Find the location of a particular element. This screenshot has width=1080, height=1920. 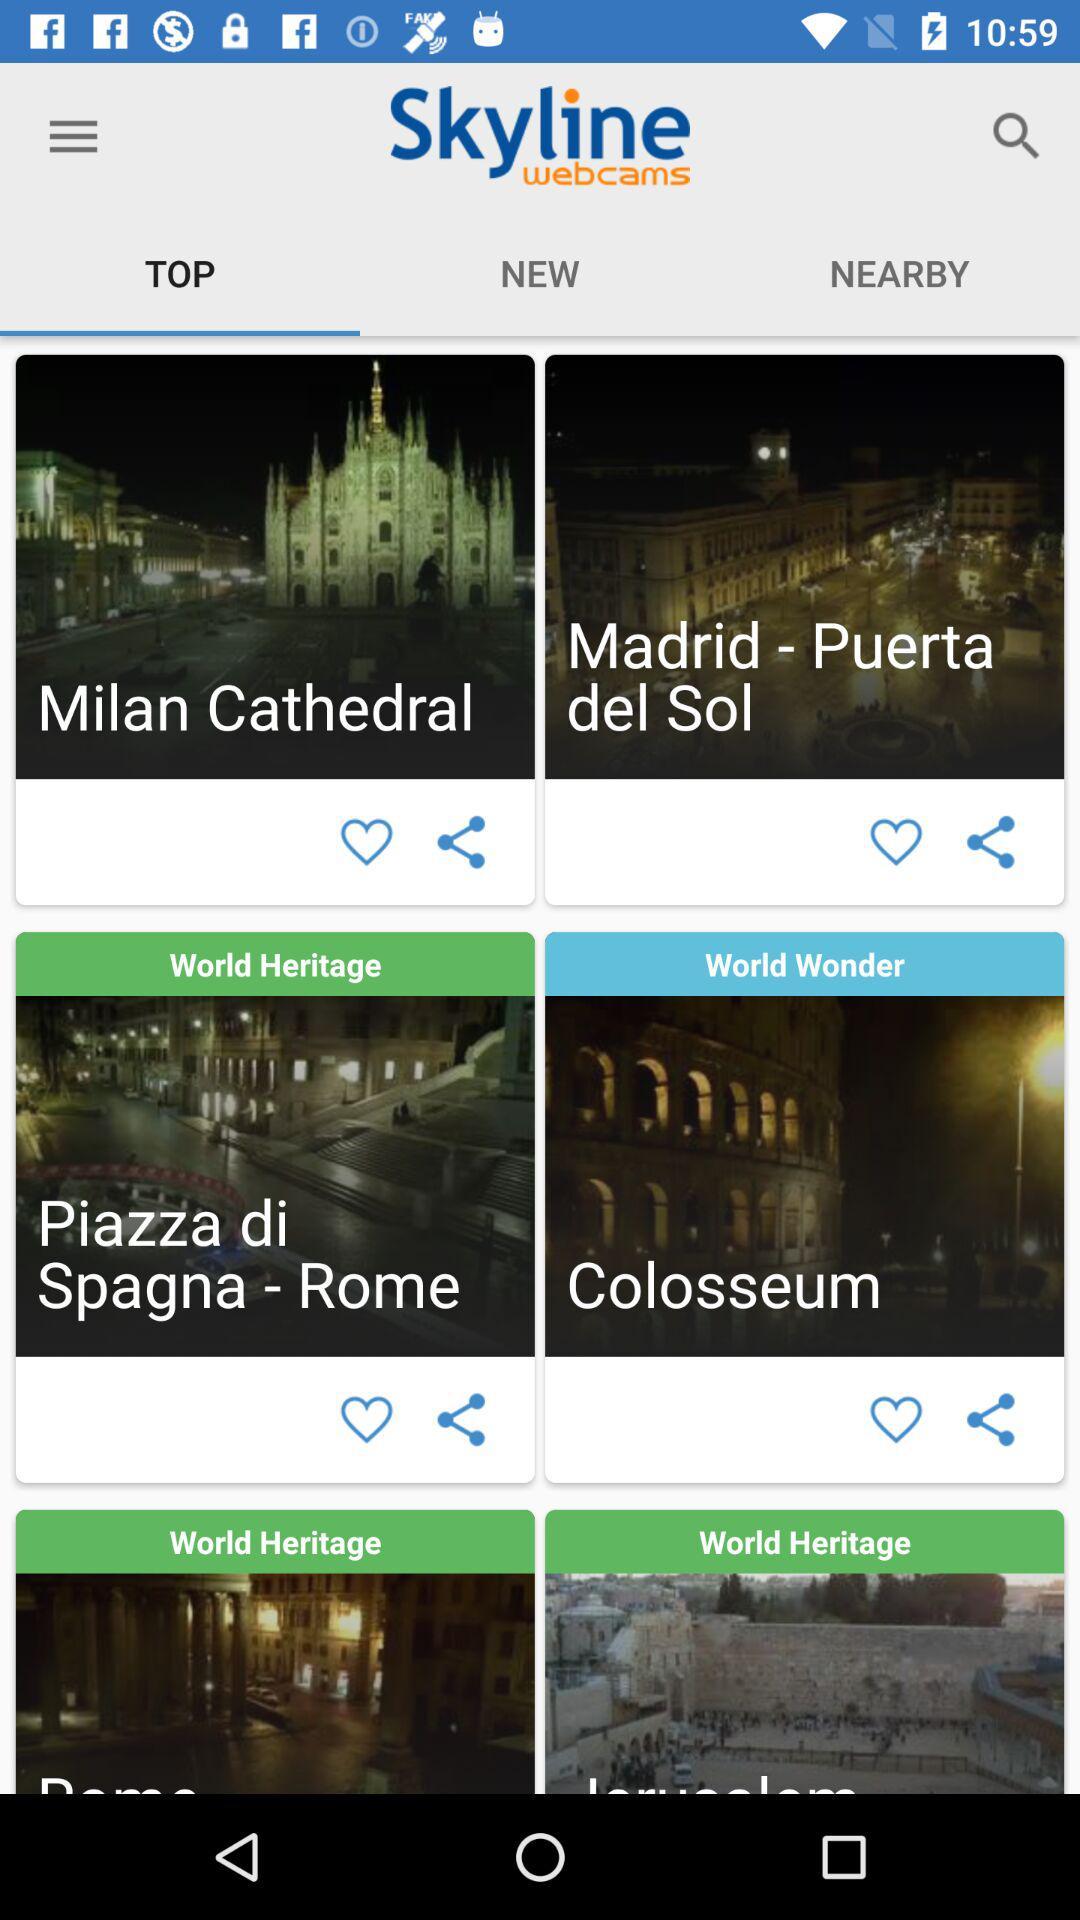

explore webcam is located at coordinates (803, 565).